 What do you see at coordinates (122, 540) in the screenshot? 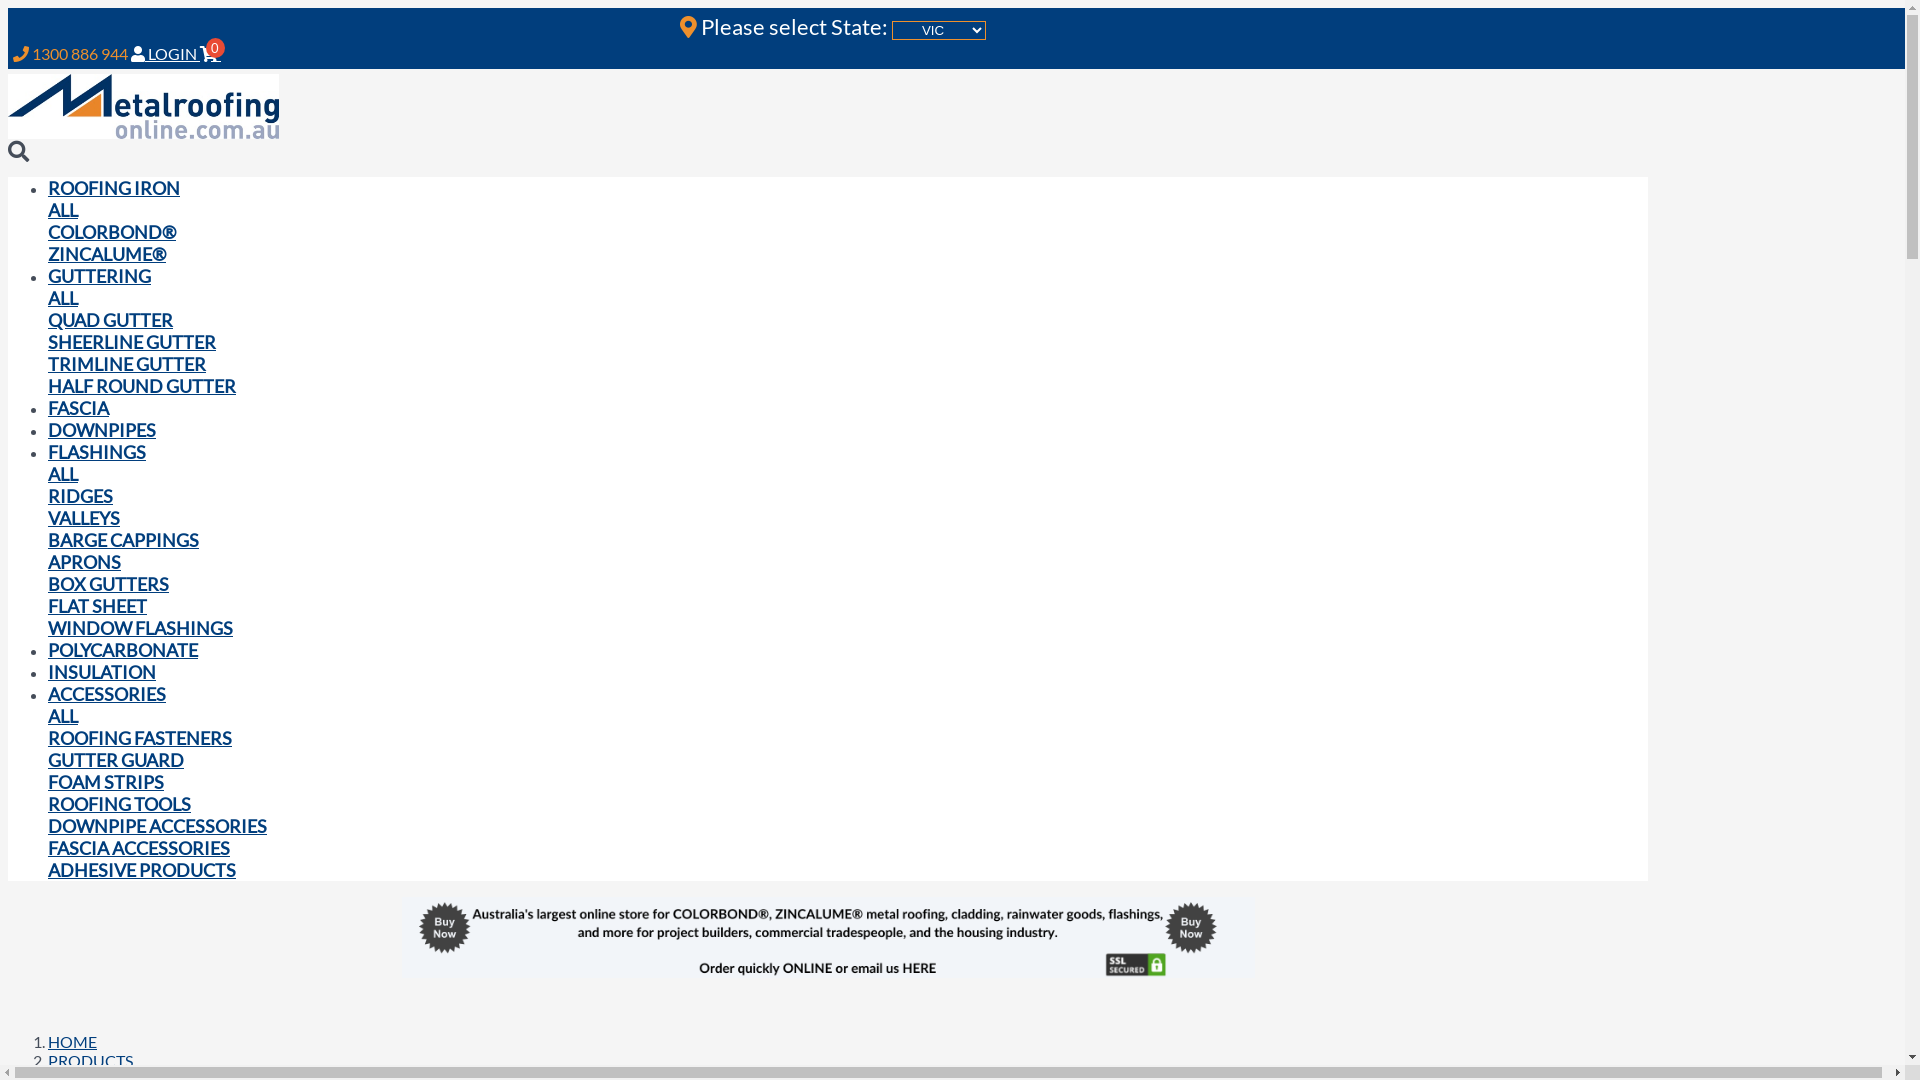
I see `'BARGE CAPPINGS'` at bounding box center [122, 540].